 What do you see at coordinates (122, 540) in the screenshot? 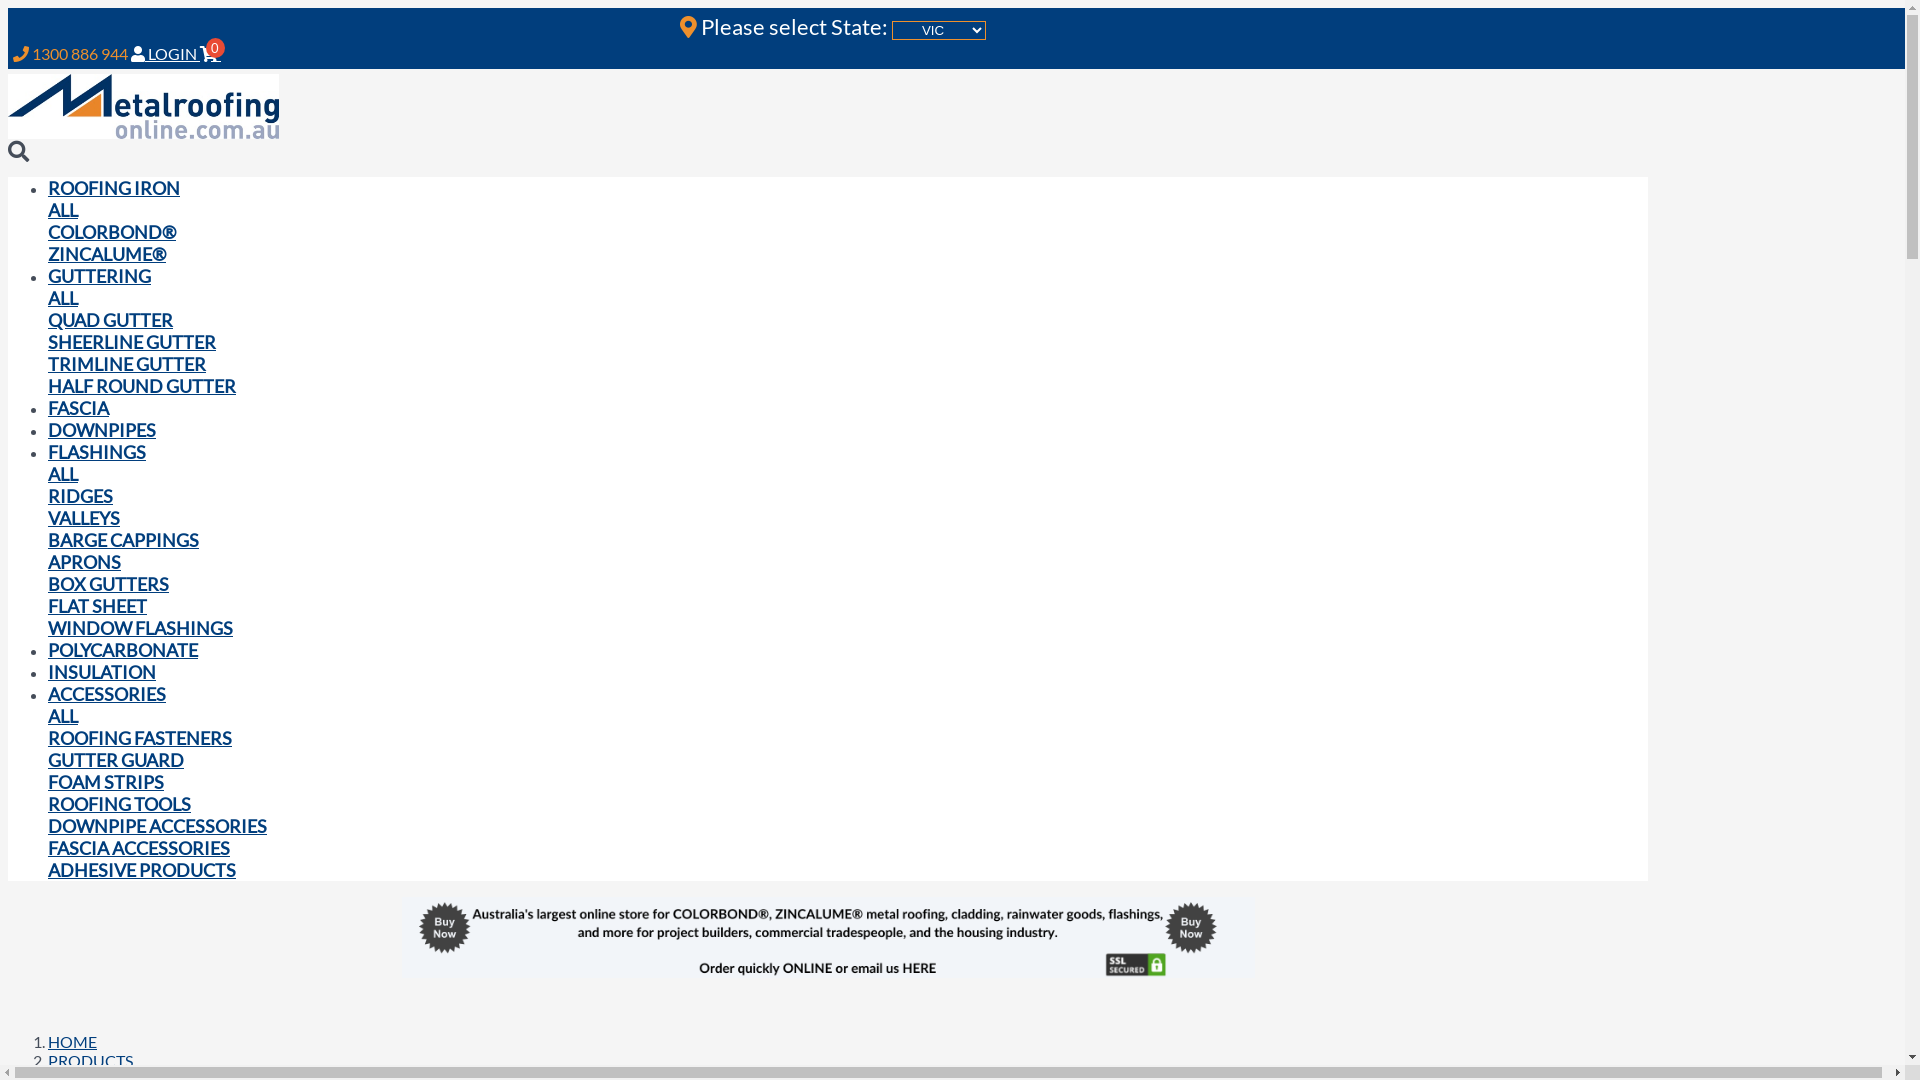
I see `'BARGE CAPPINGS'` at bounding box center [122, 540].